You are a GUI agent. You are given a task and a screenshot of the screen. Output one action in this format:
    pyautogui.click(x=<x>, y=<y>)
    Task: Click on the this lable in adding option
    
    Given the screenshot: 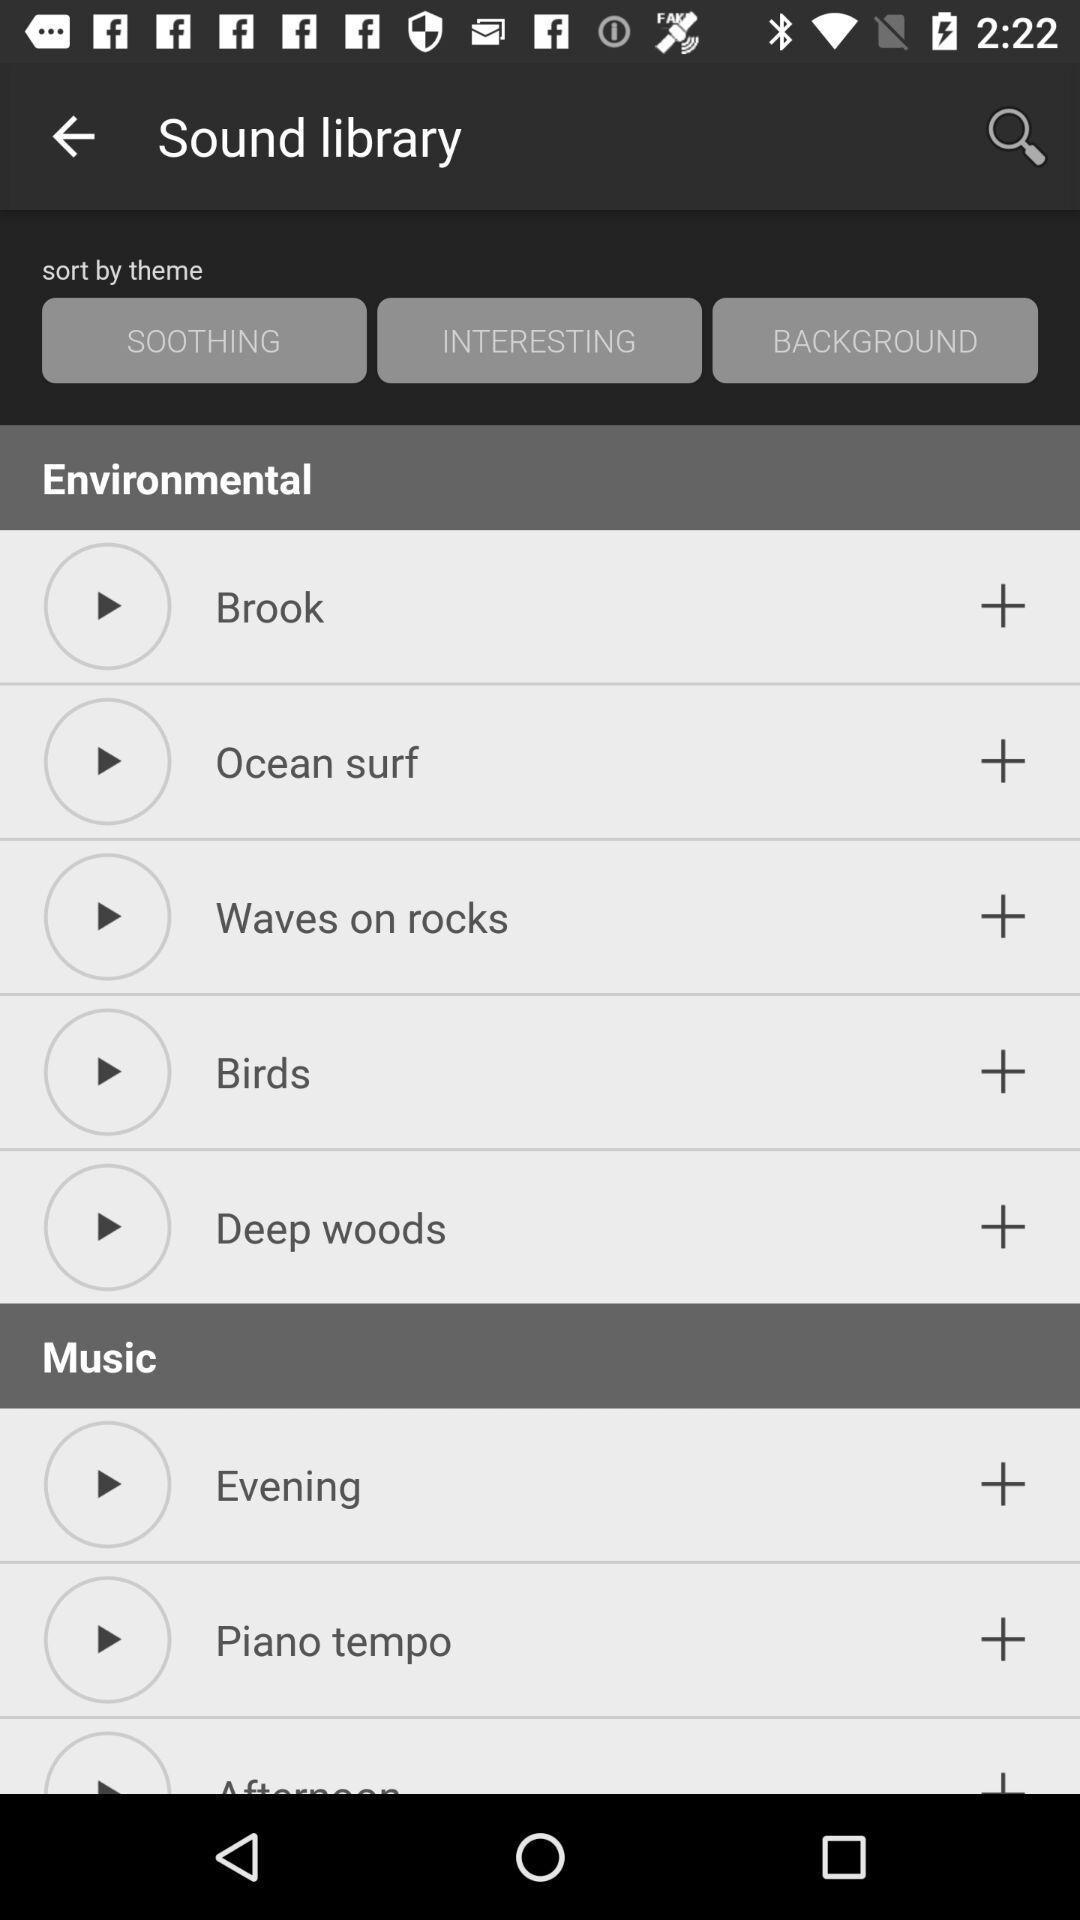 What is the action you would take?
    pyautogui.click(x=1003, y=915)
    